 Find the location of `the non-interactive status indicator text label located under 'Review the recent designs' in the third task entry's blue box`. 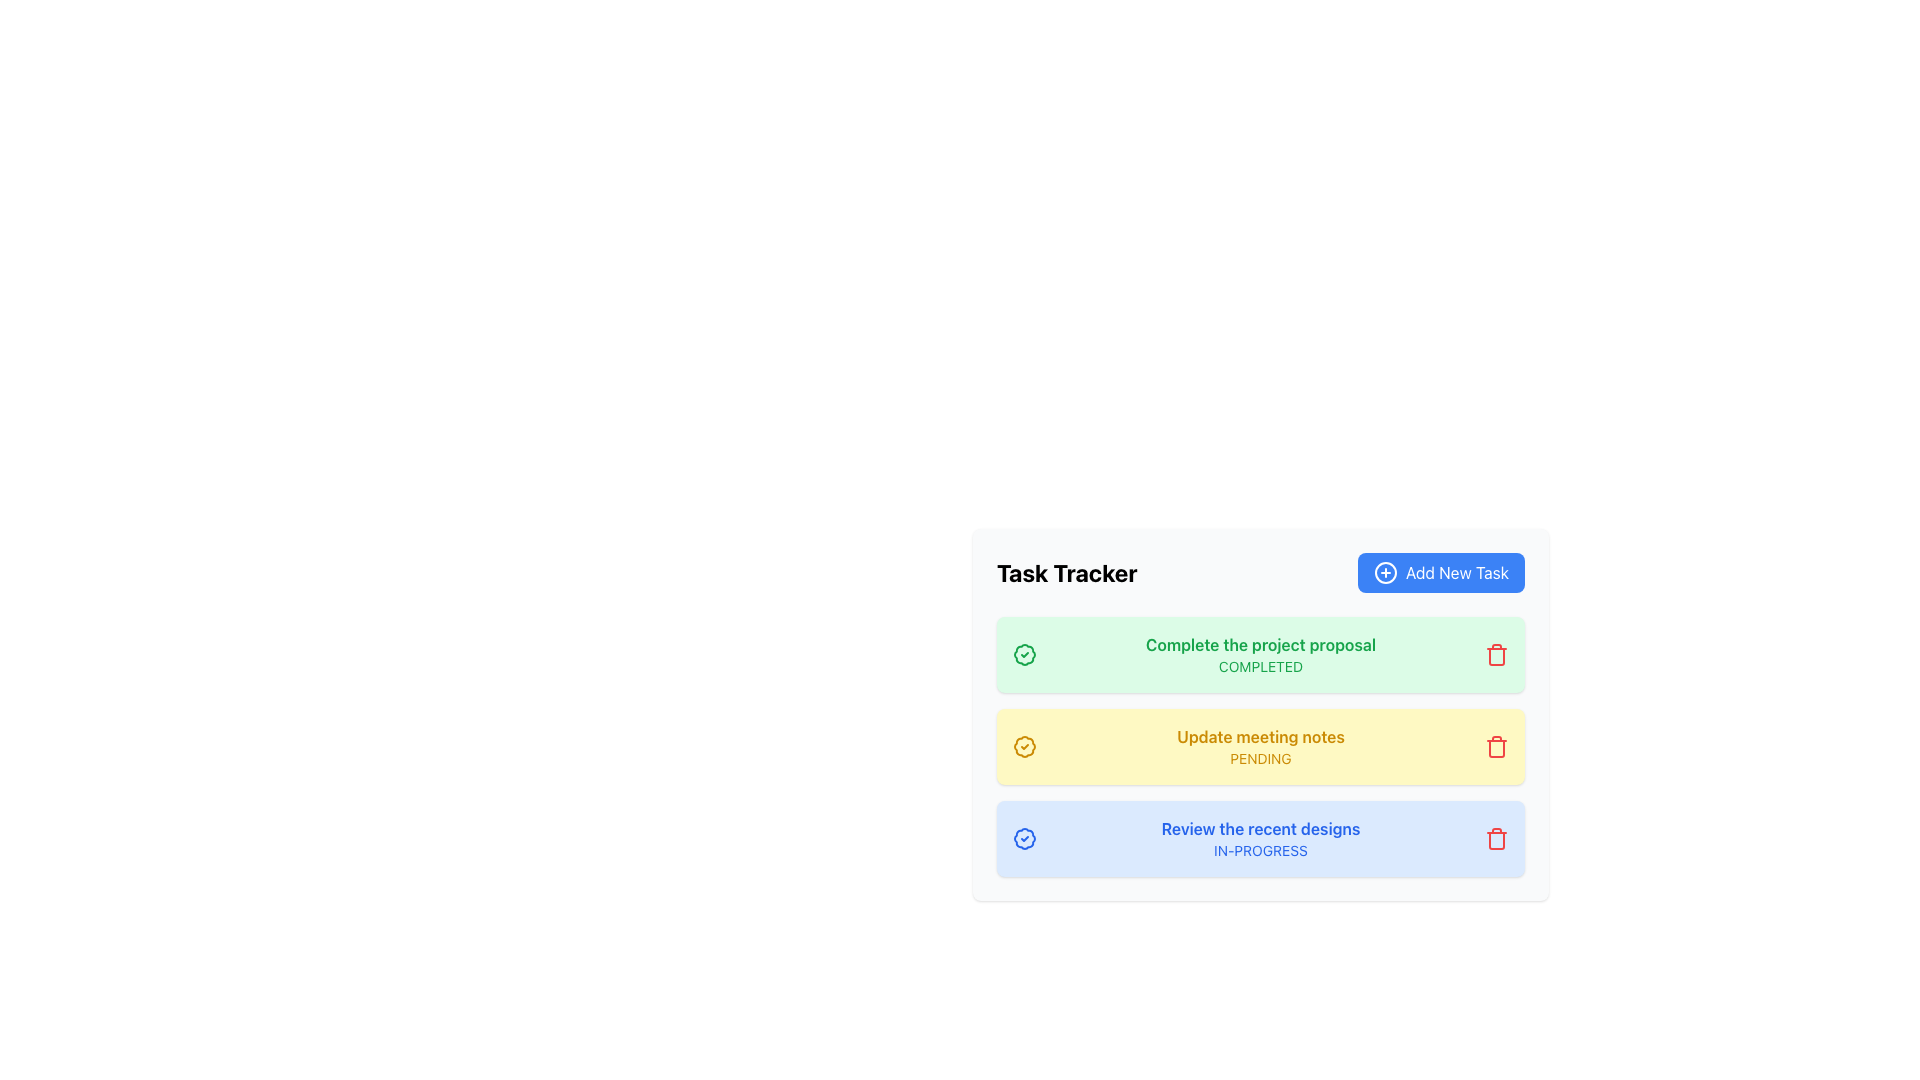

the non-interactive status indicator text label located under 'Review the recent designs' in the third task entry's blue box is located at coordinates (1260, 851).